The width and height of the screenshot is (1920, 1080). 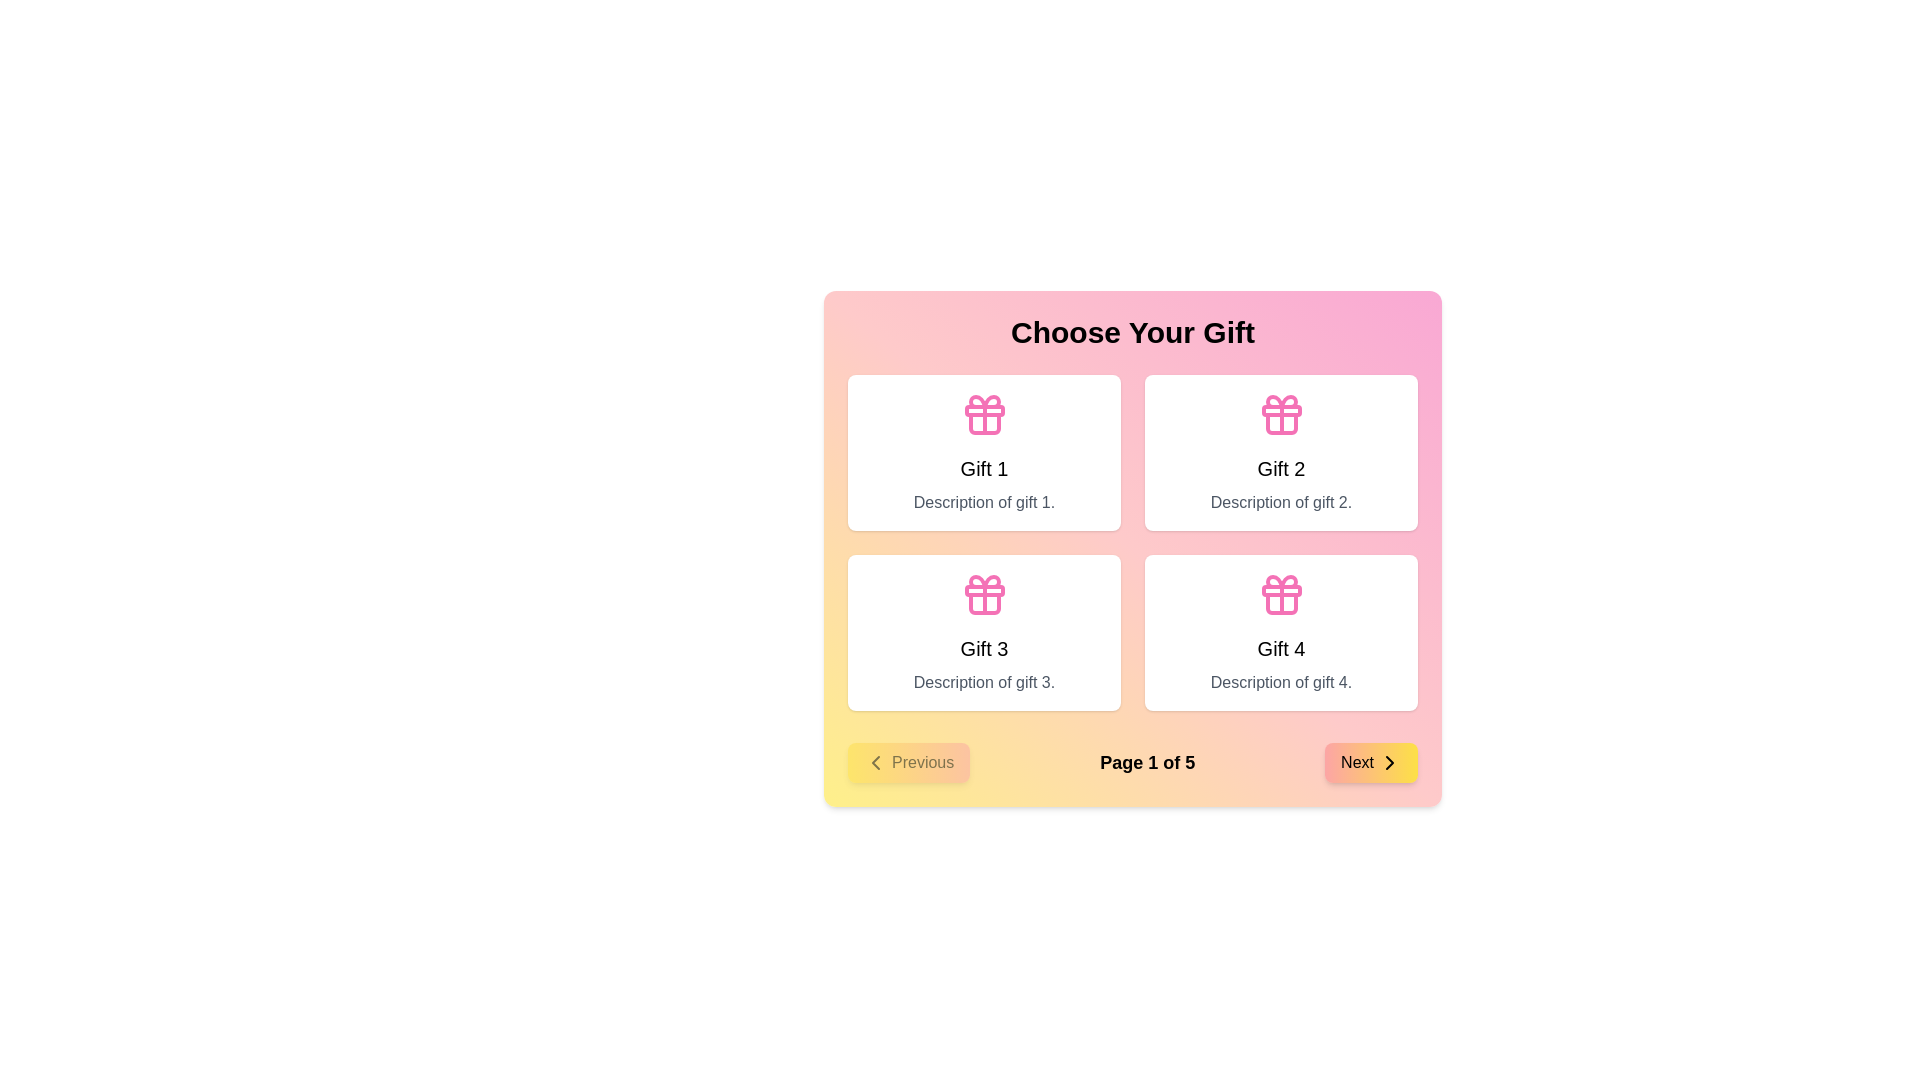 What do you see at coordinates (1147, 763) in the screenshot?
I see `the informational Text label that shows the current page number (1) out of 5, located at the bottom of the interface between the 'Previous' and 'Next' buttons` at bounding box center [1147, 763].